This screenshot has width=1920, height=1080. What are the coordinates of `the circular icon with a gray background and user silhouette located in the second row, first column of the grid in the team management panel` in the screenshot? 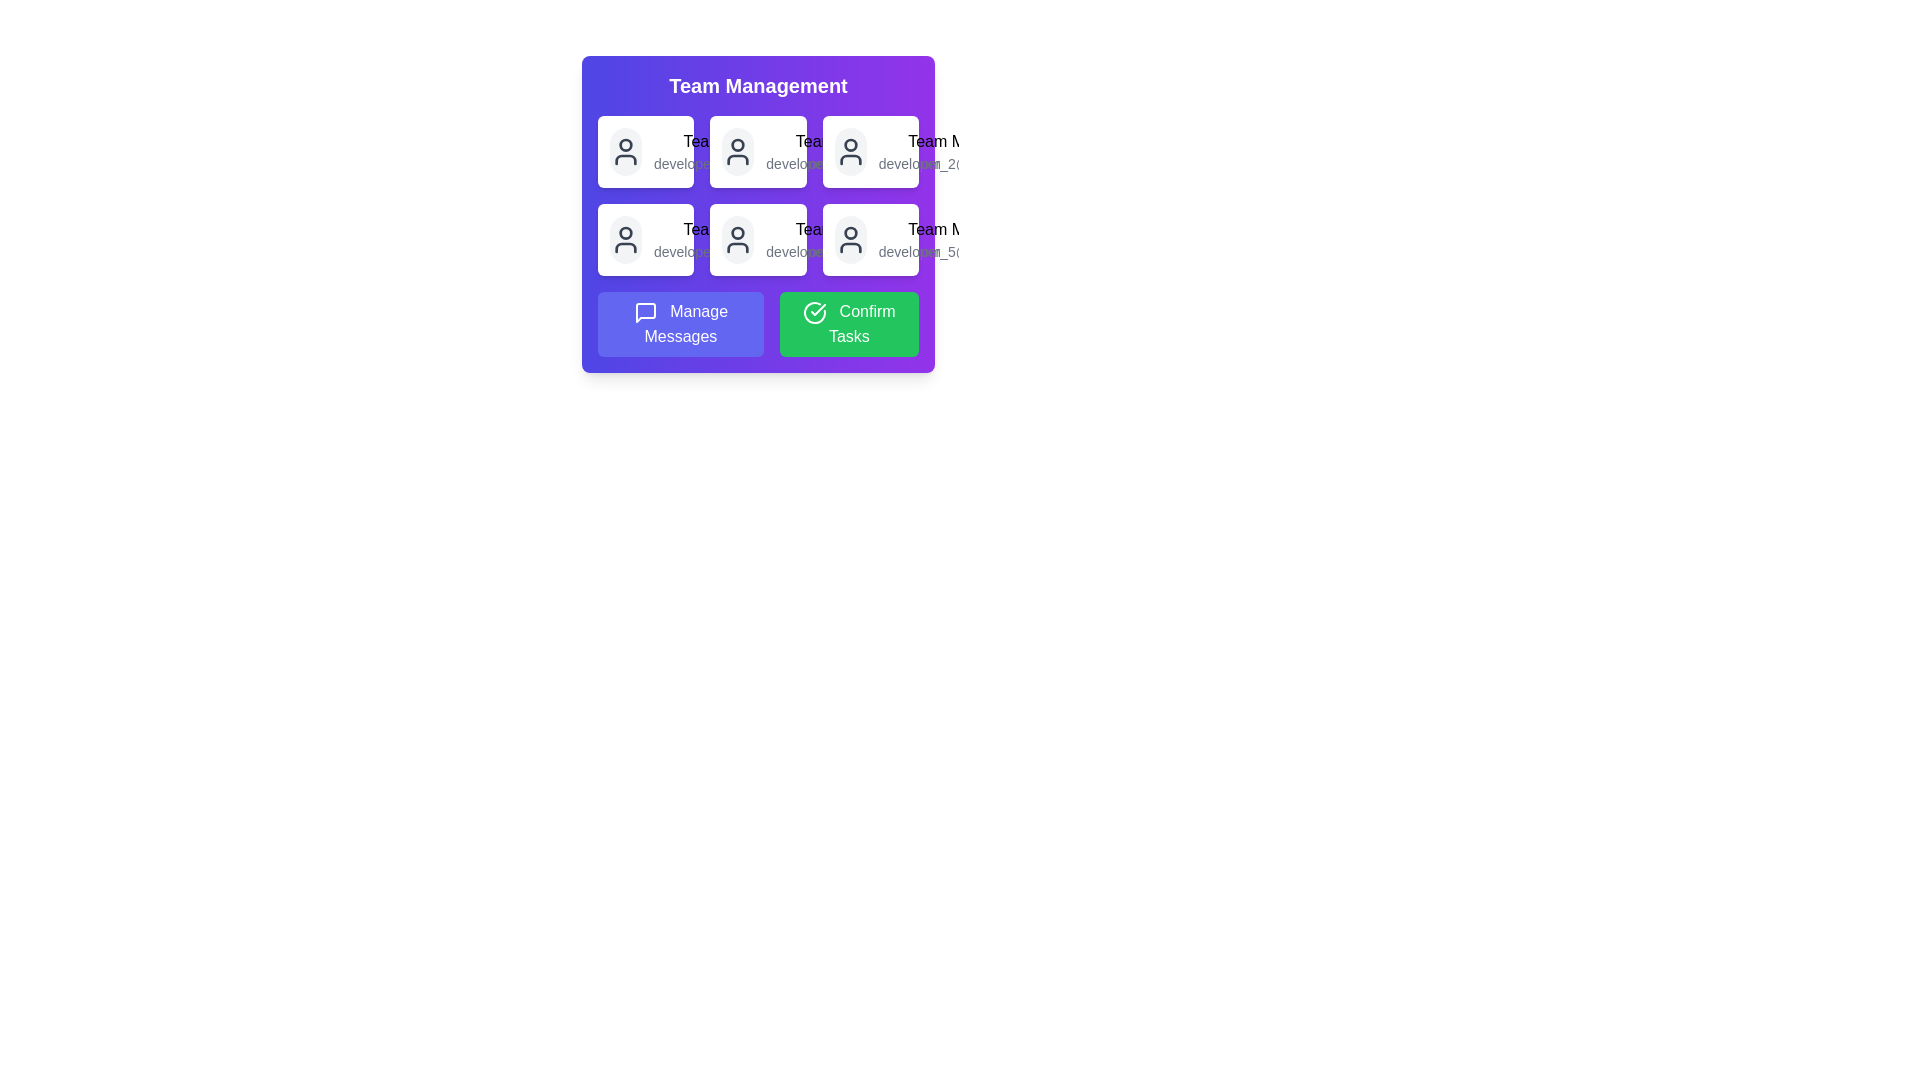 It's located at (624, 238).